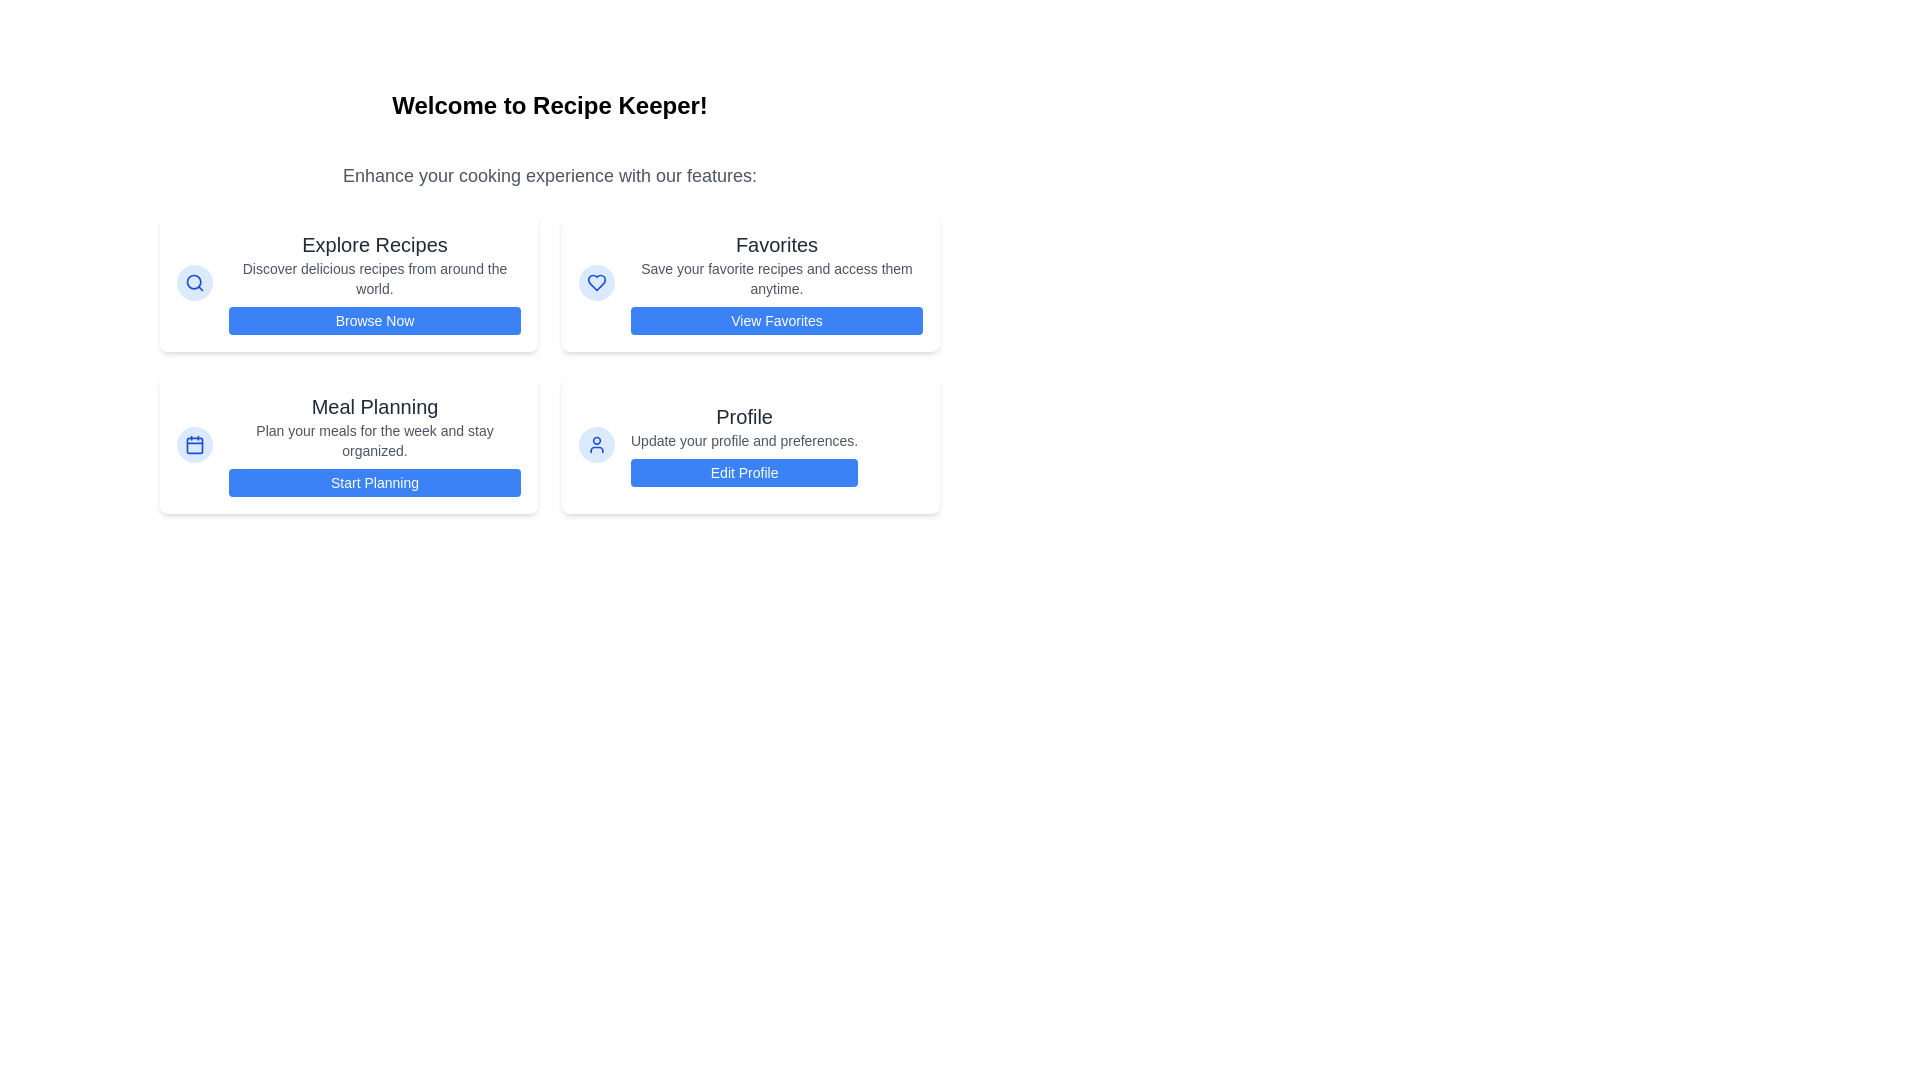 This screenshot has height=1080, width=1920. What do you see at coordinates (374, 482) in the screenshot?
I see `the button labeled 'Start Planning' with a blue background` at bounding box center [374, 482].